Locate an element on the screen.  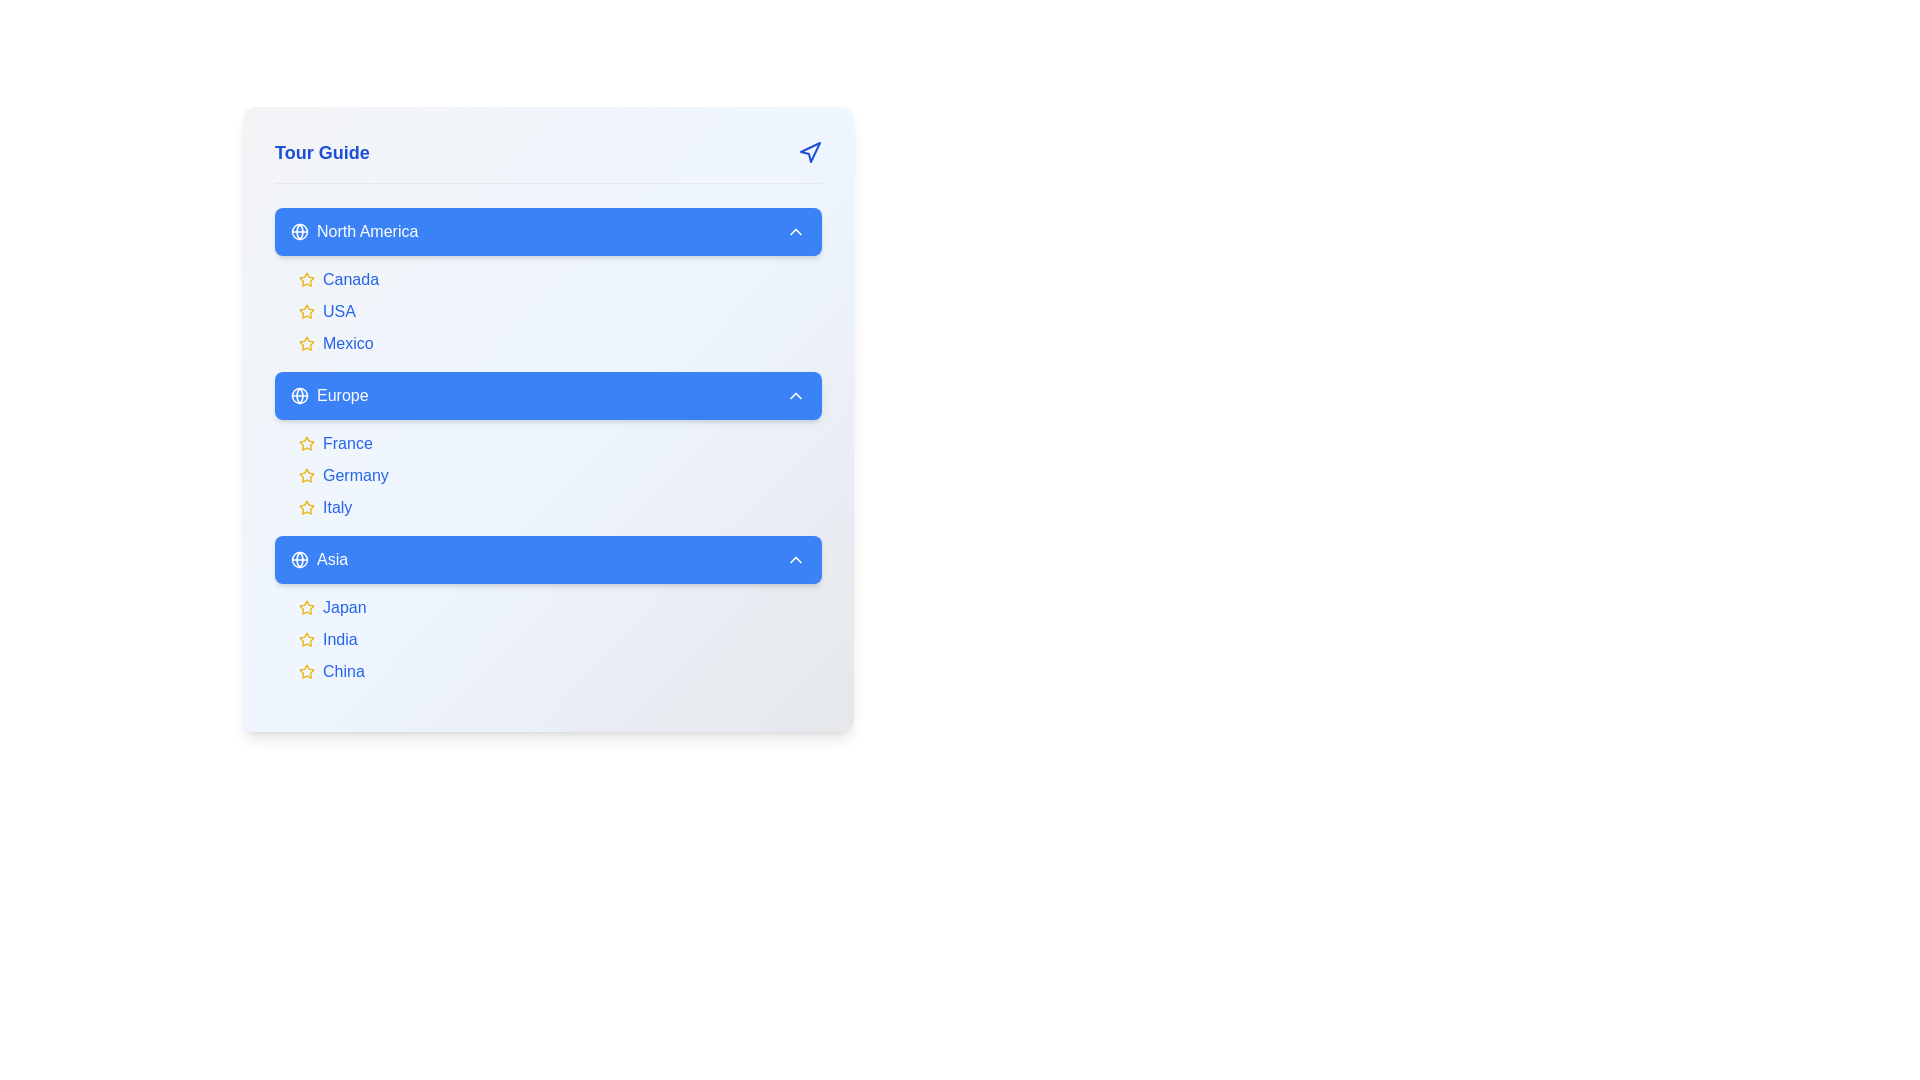
the star icon positioned to the left of the 'USA' text label is located at coordinates (306, 311).